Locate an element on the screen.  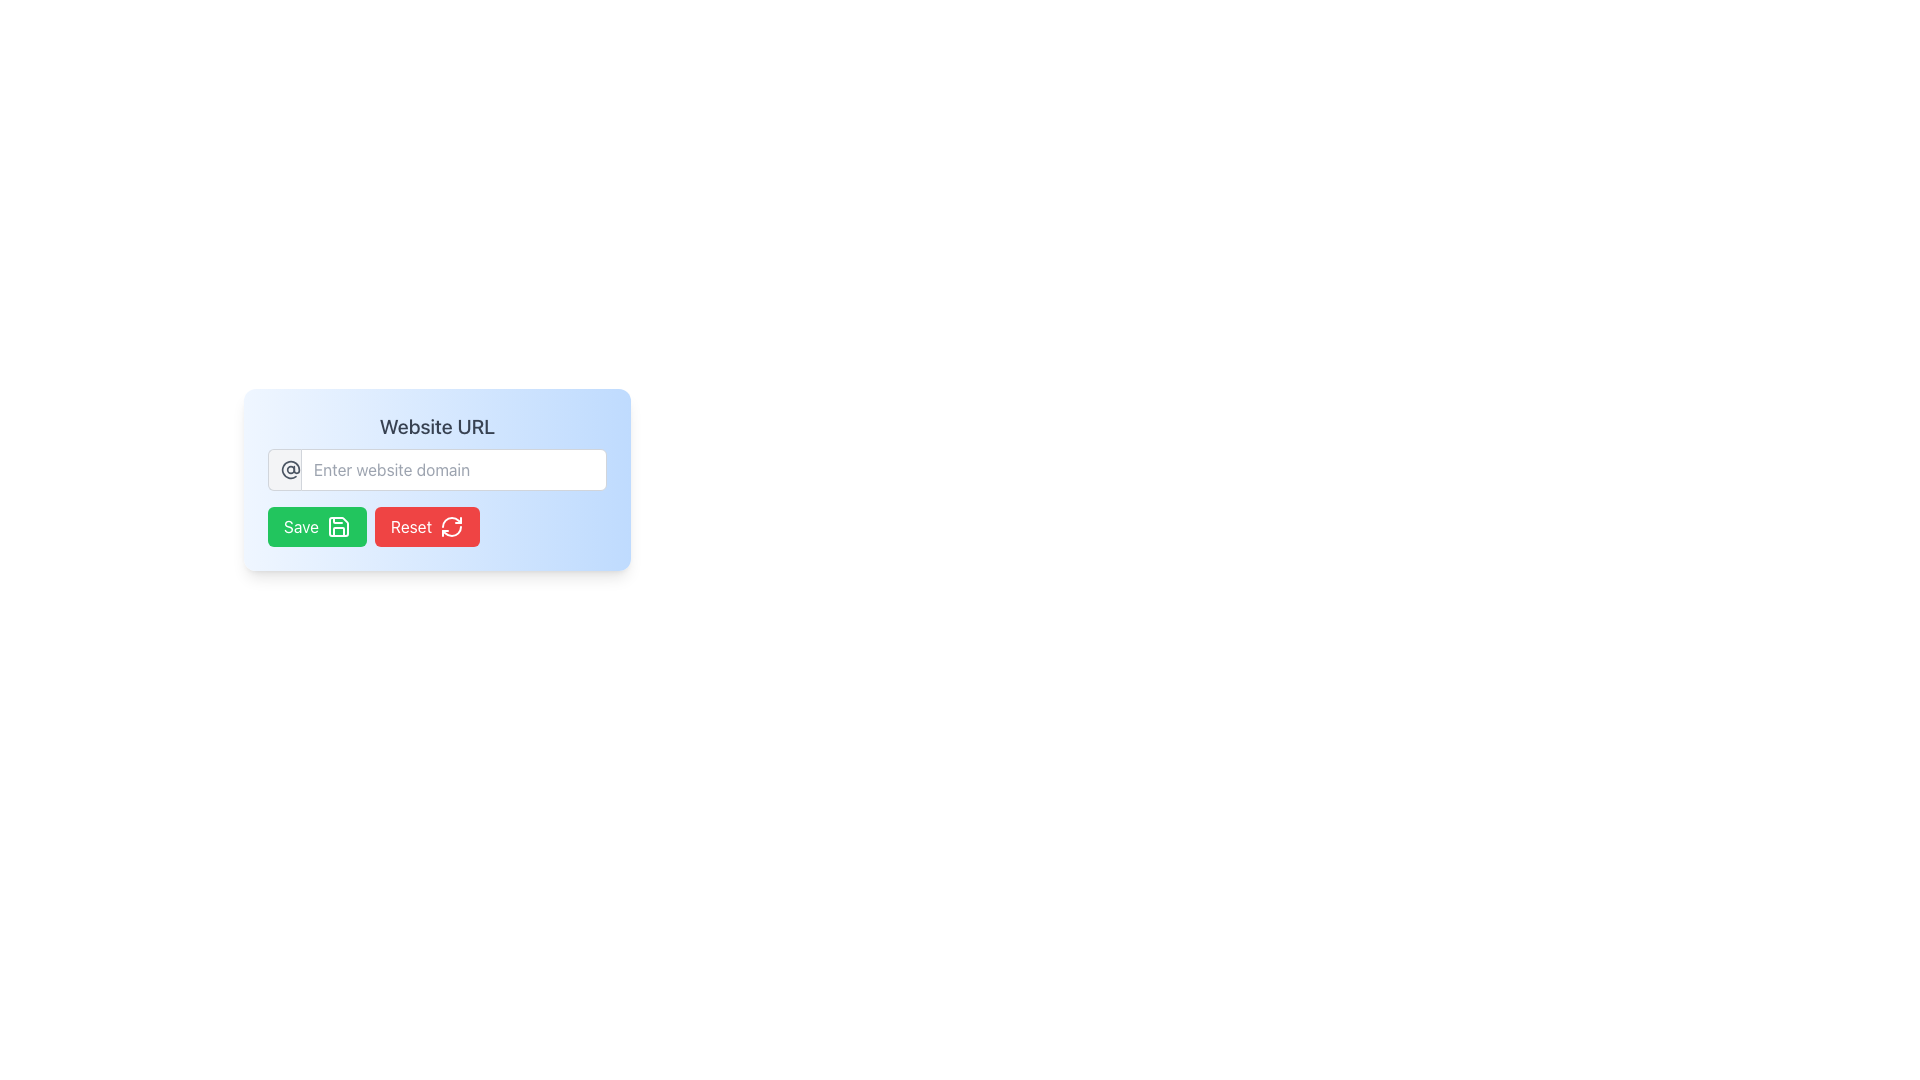
the 'Reset' button in the Horizontal Button Group located at the bottom of the 'Website URL' card component, underneath the input box for entering a website domain is located at coordinates (436, 526).